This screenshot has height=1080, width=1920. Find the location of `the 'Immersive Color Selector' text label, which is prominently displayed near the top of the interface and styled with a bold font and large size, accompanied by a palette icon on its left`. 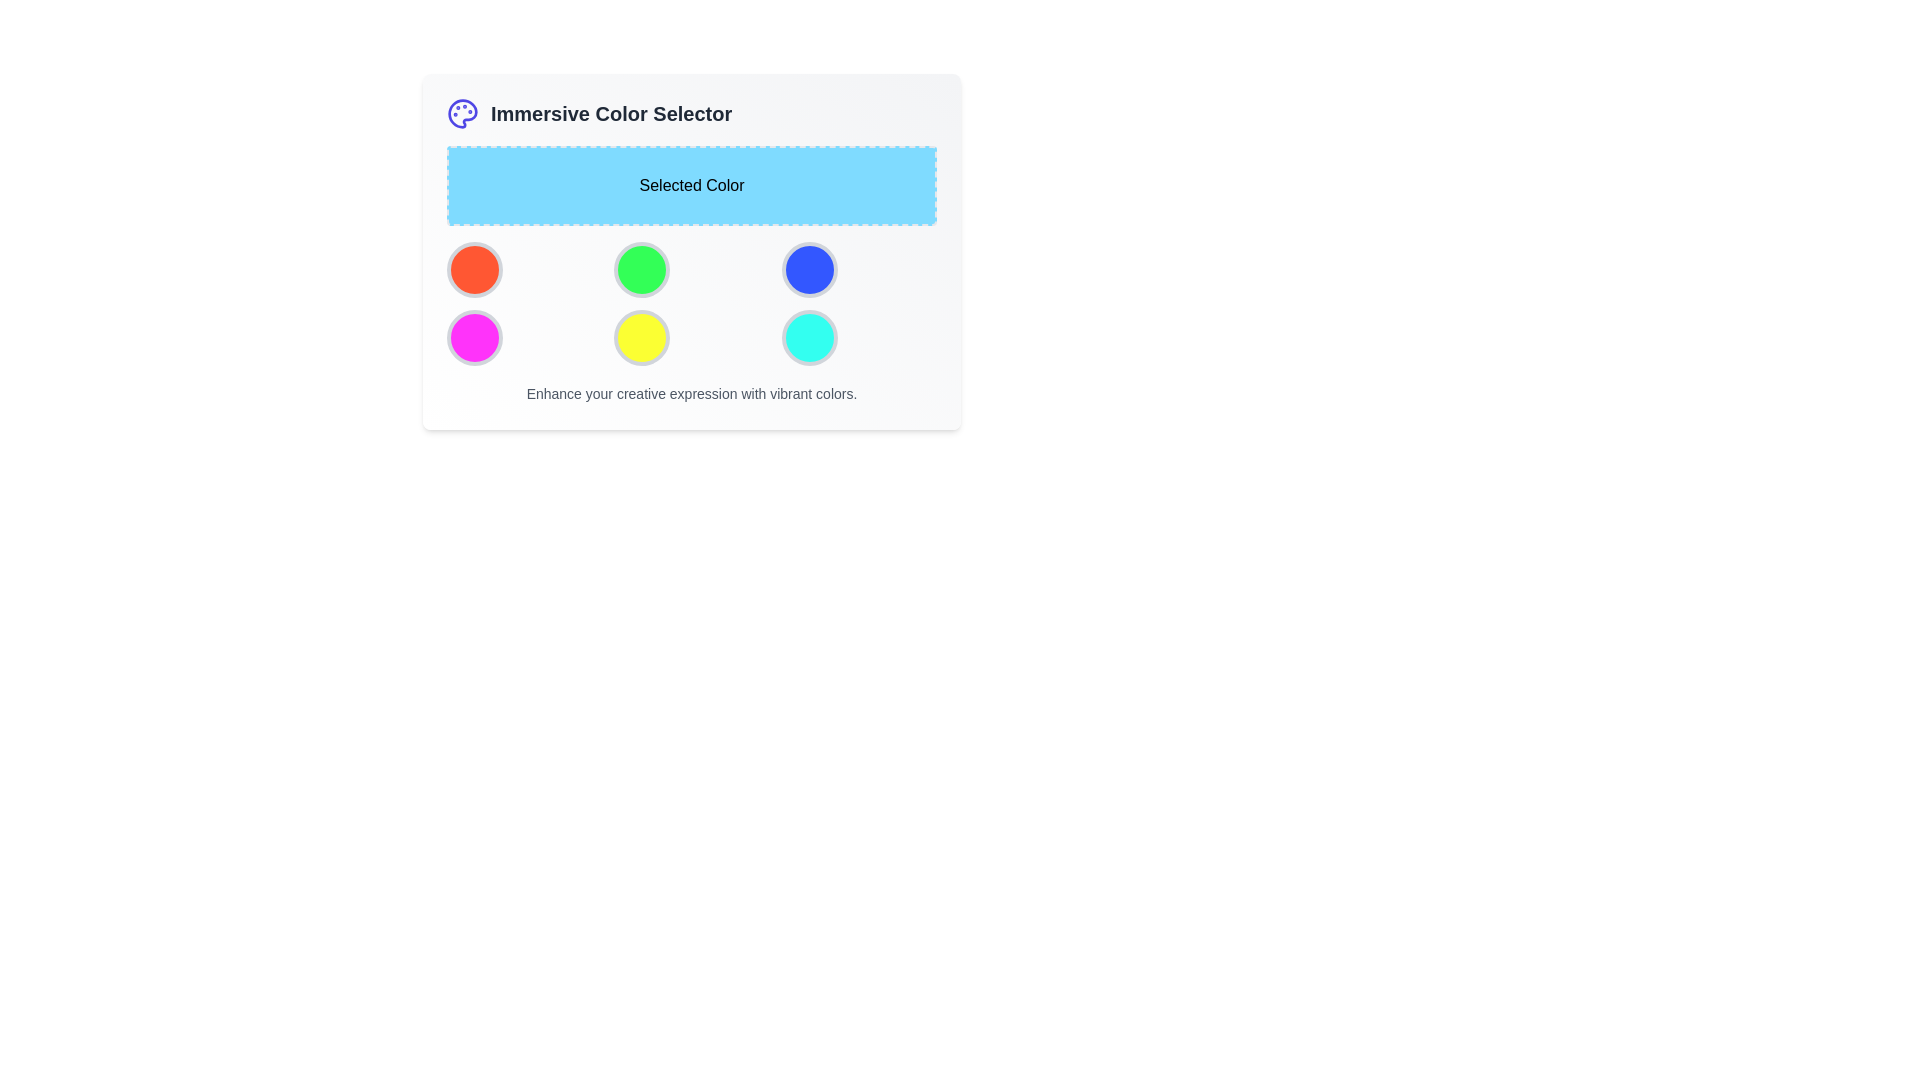

the 'Immersive Color Selector' text label, which is prominently displayed near the top of the interface and styled with a bold font and large size, accompanied by a palette icon on its left is located at coordinates (588, 114).